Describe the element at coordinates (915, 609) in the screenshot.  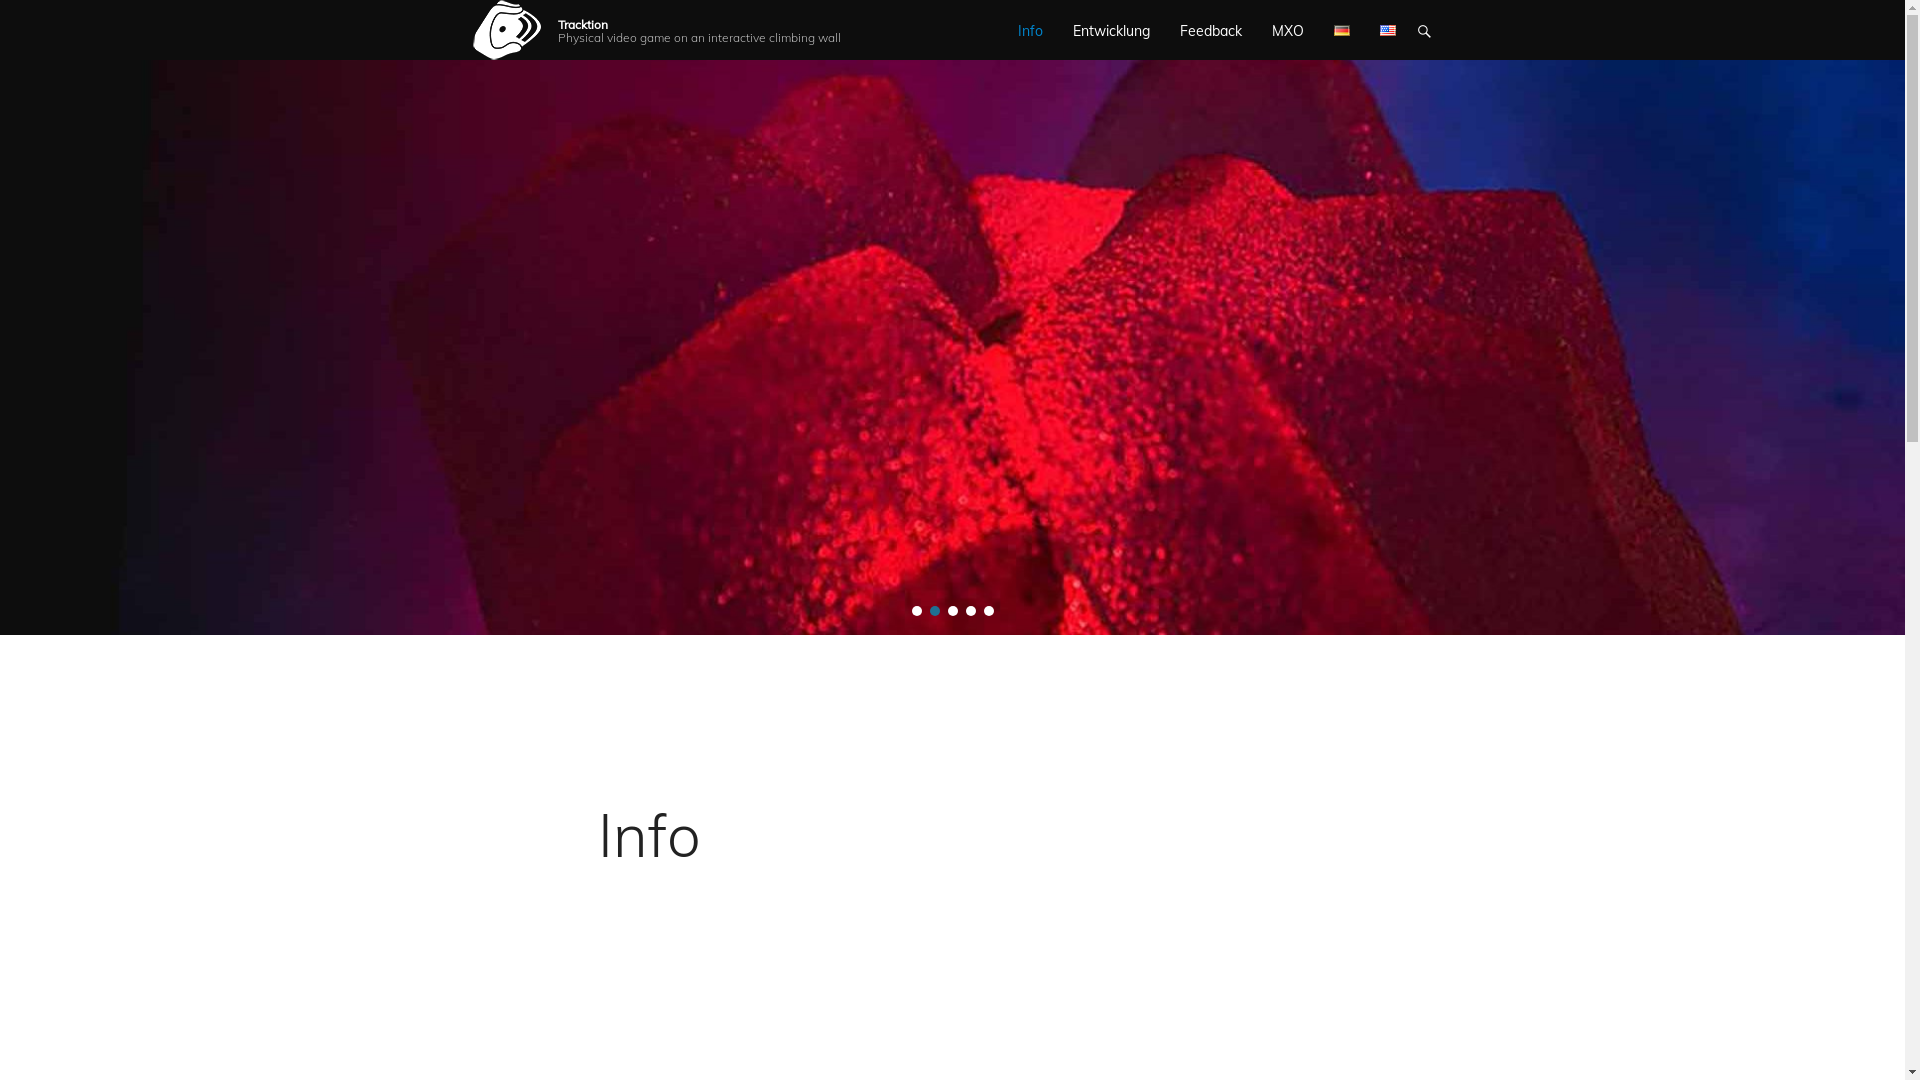
I see `'1'` at that location.